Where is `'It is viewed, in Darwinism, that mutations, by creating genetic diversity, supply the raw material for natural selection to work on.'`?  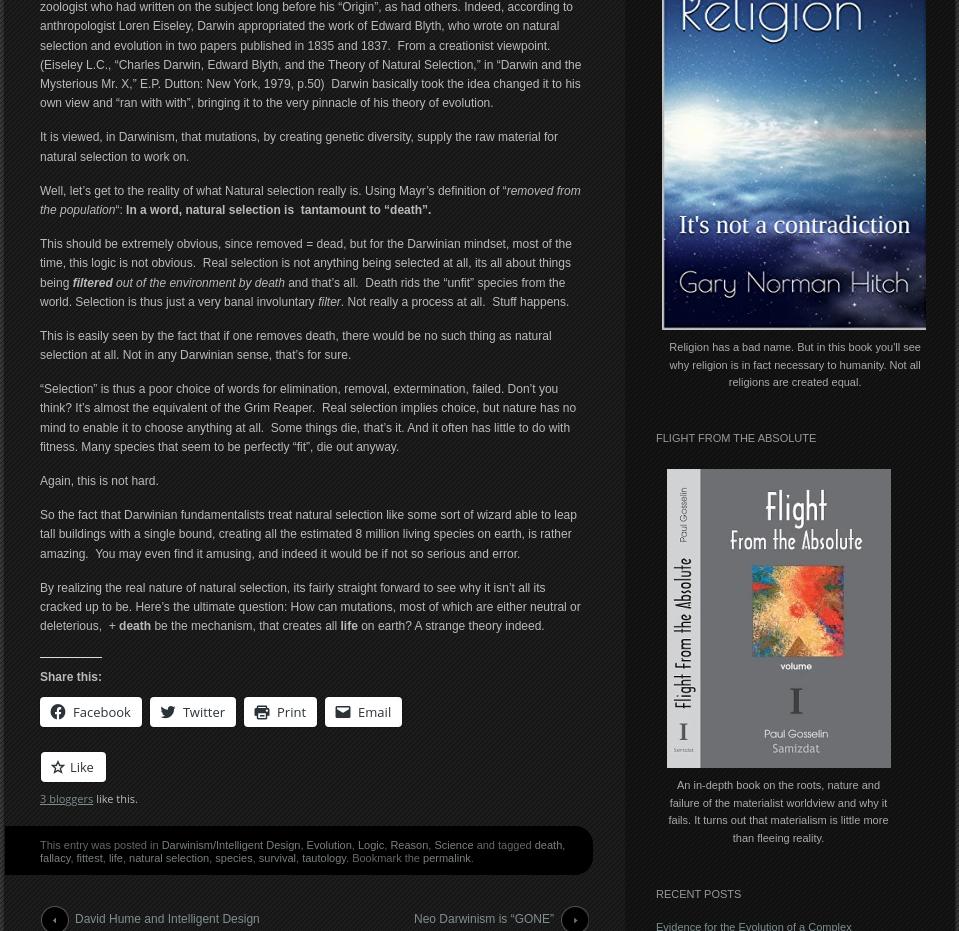 'It is viewed, in Darwinism, that mutations, by creating genetic diversity, supply the raw material for natural selection to work on.' is located at coordinates (298, 145).